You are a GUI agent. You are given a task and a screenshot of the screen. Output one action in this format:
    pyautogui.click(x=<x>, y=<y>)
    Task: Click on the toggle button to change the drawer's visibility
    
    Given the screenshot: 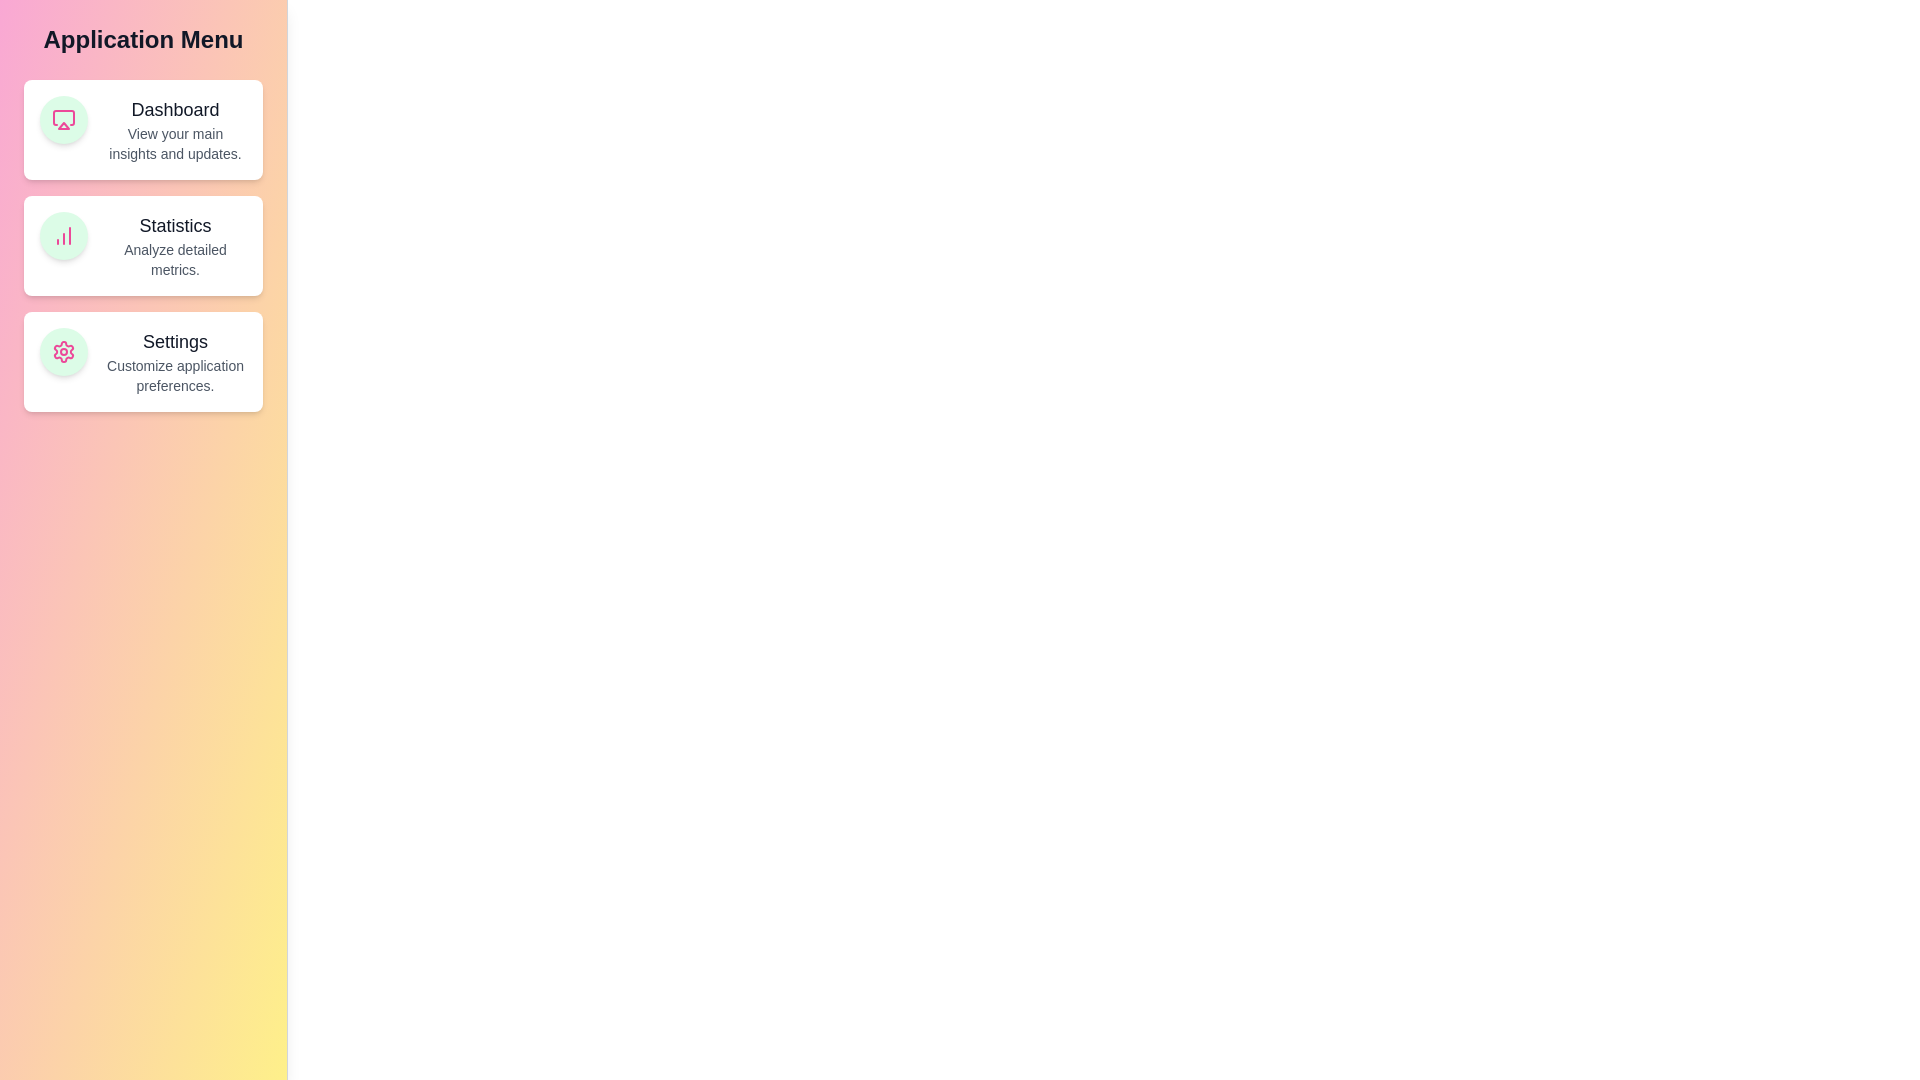 What is the action you would take?
    pyautogui.click(x=39, y=39)
    